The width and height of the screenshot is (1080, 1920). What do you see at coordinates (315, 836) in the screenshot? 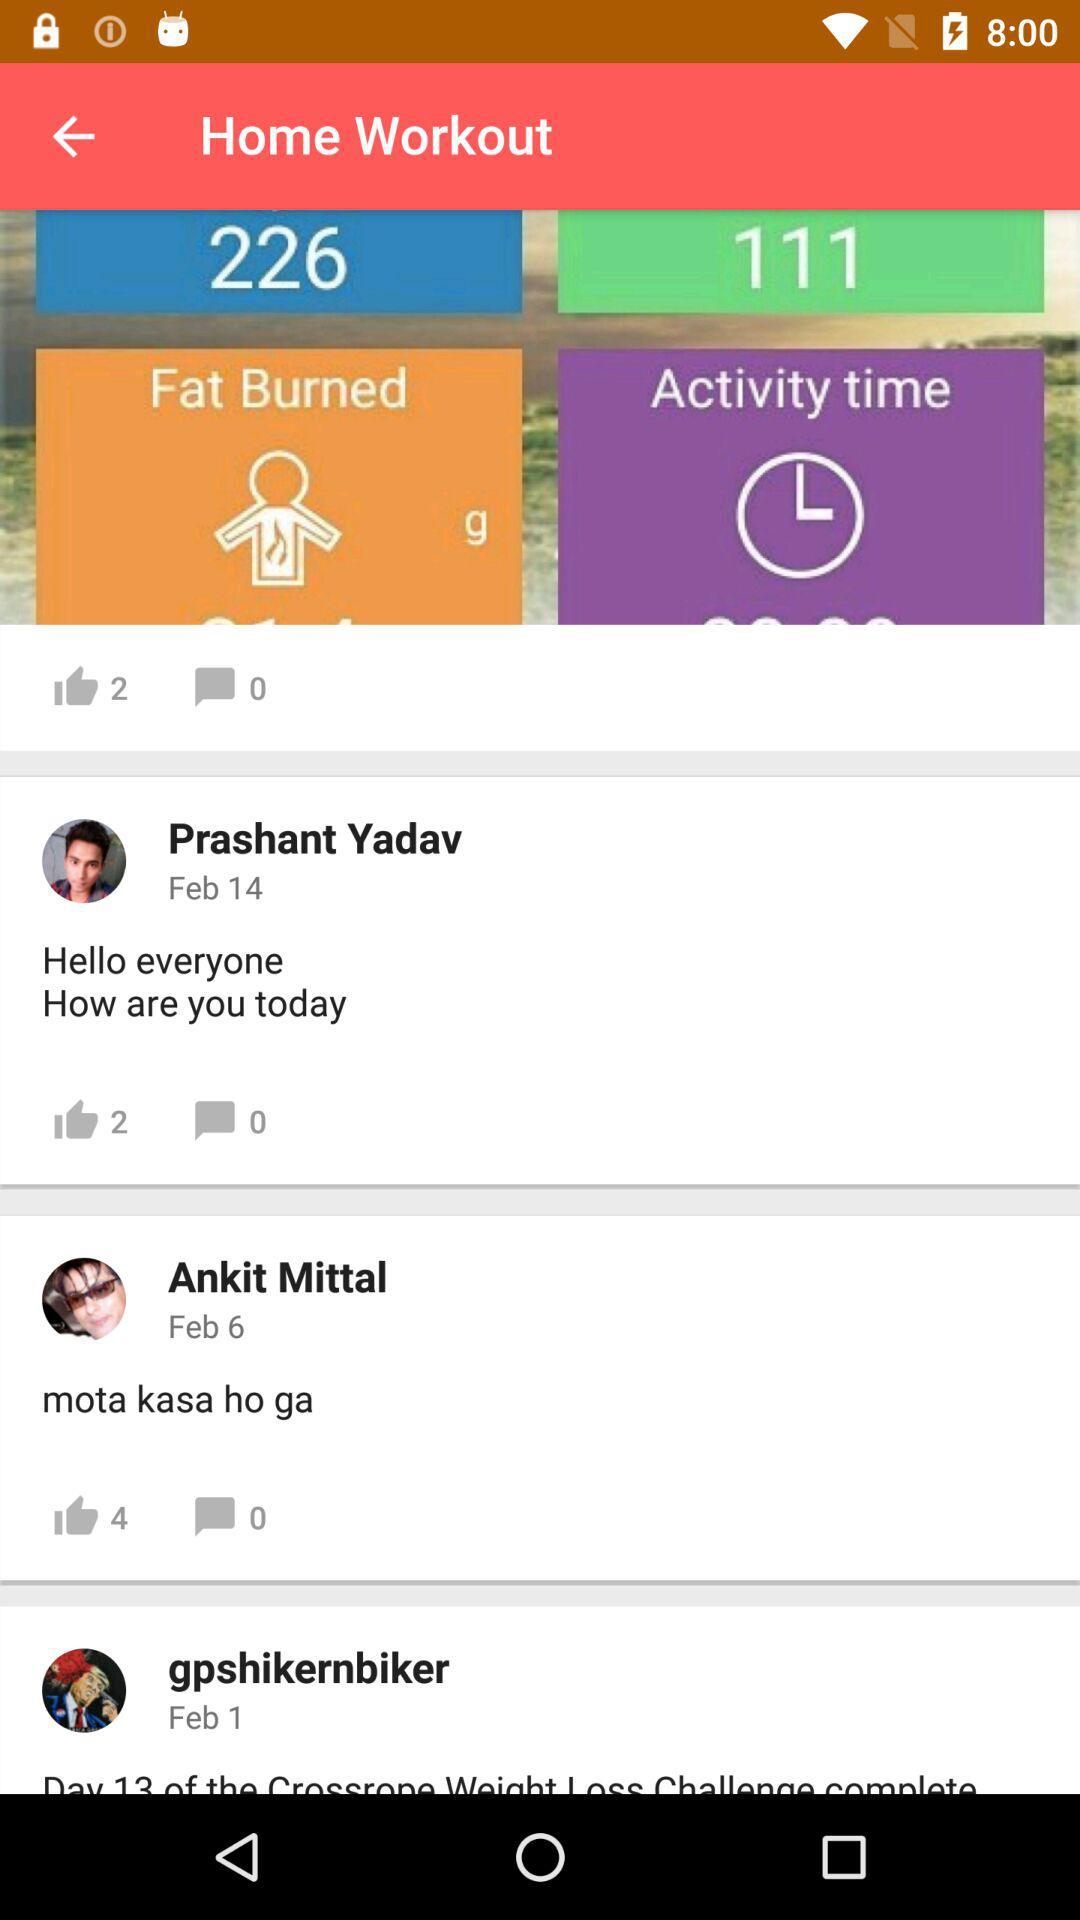
I see `icon below 2 icon` at bounding box center [315, 836].